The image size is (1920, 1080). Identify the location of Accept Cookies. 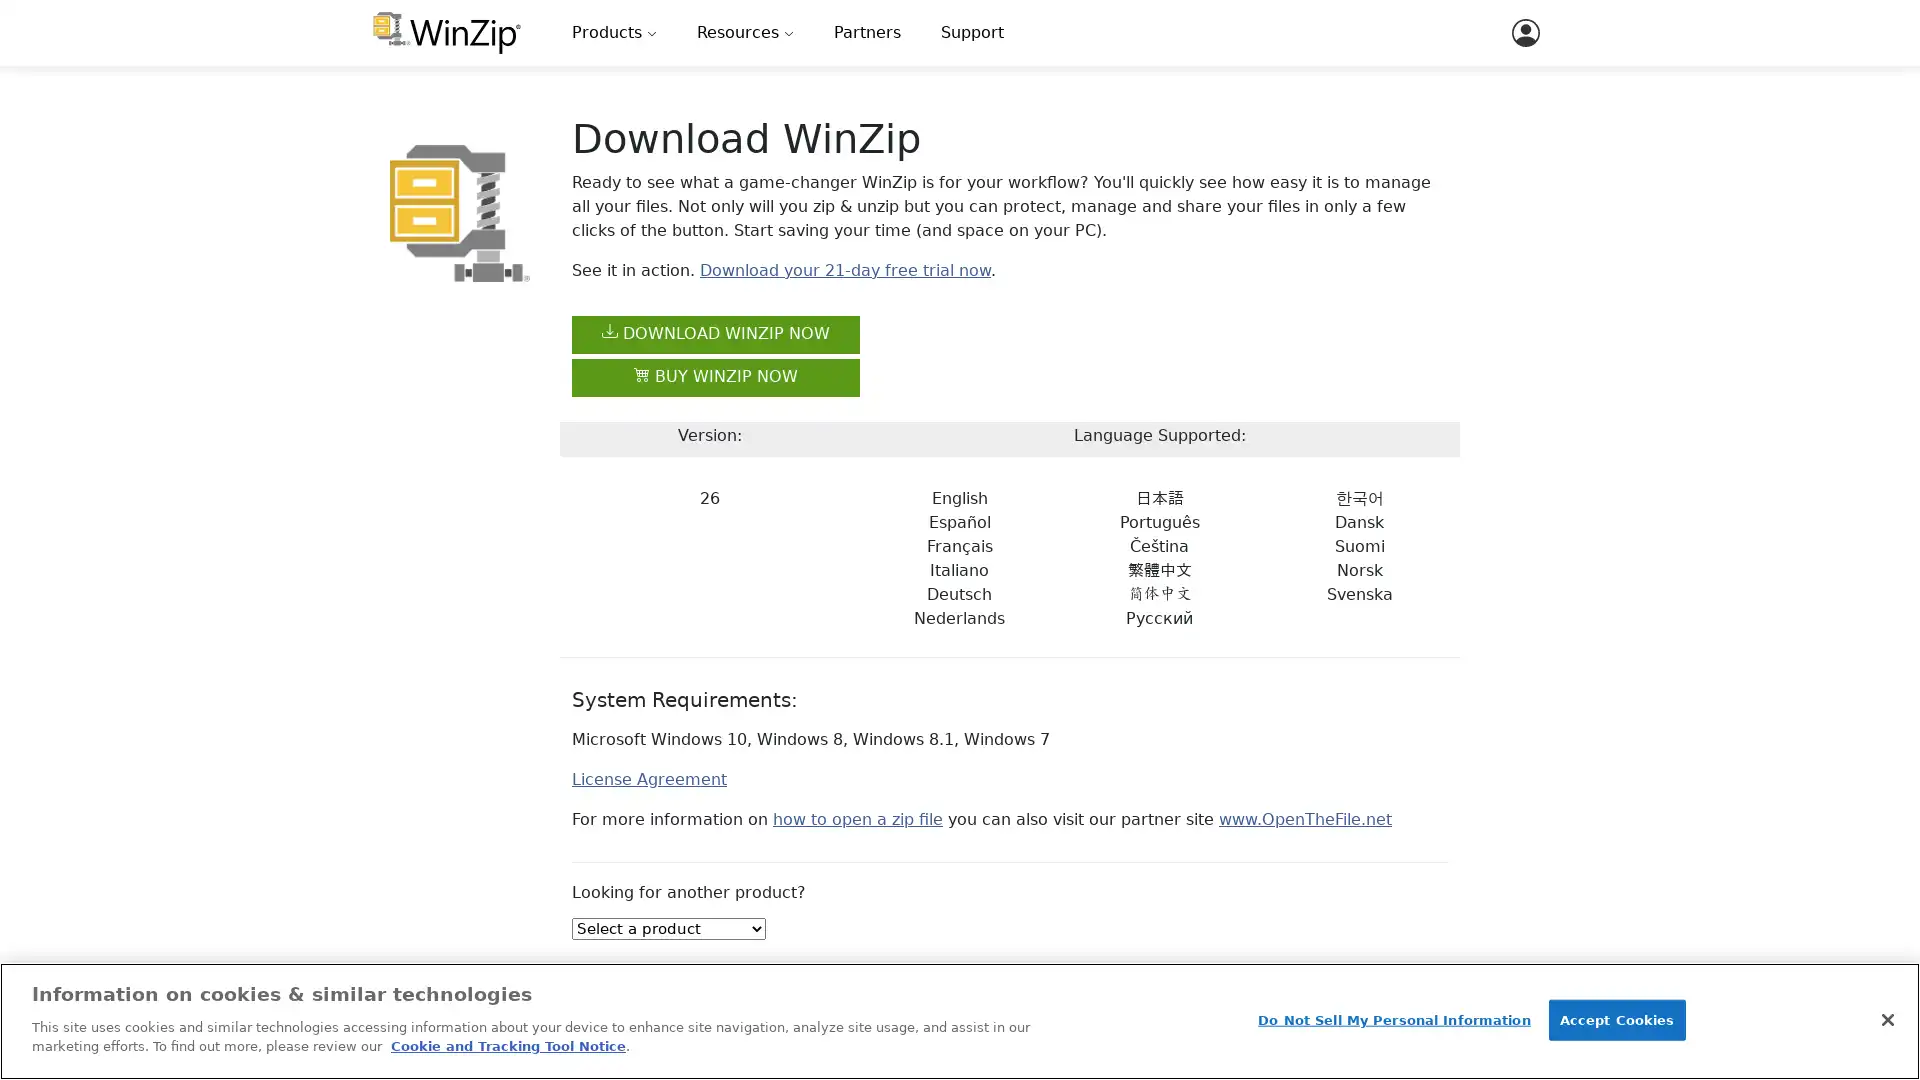
(1616, 1019).